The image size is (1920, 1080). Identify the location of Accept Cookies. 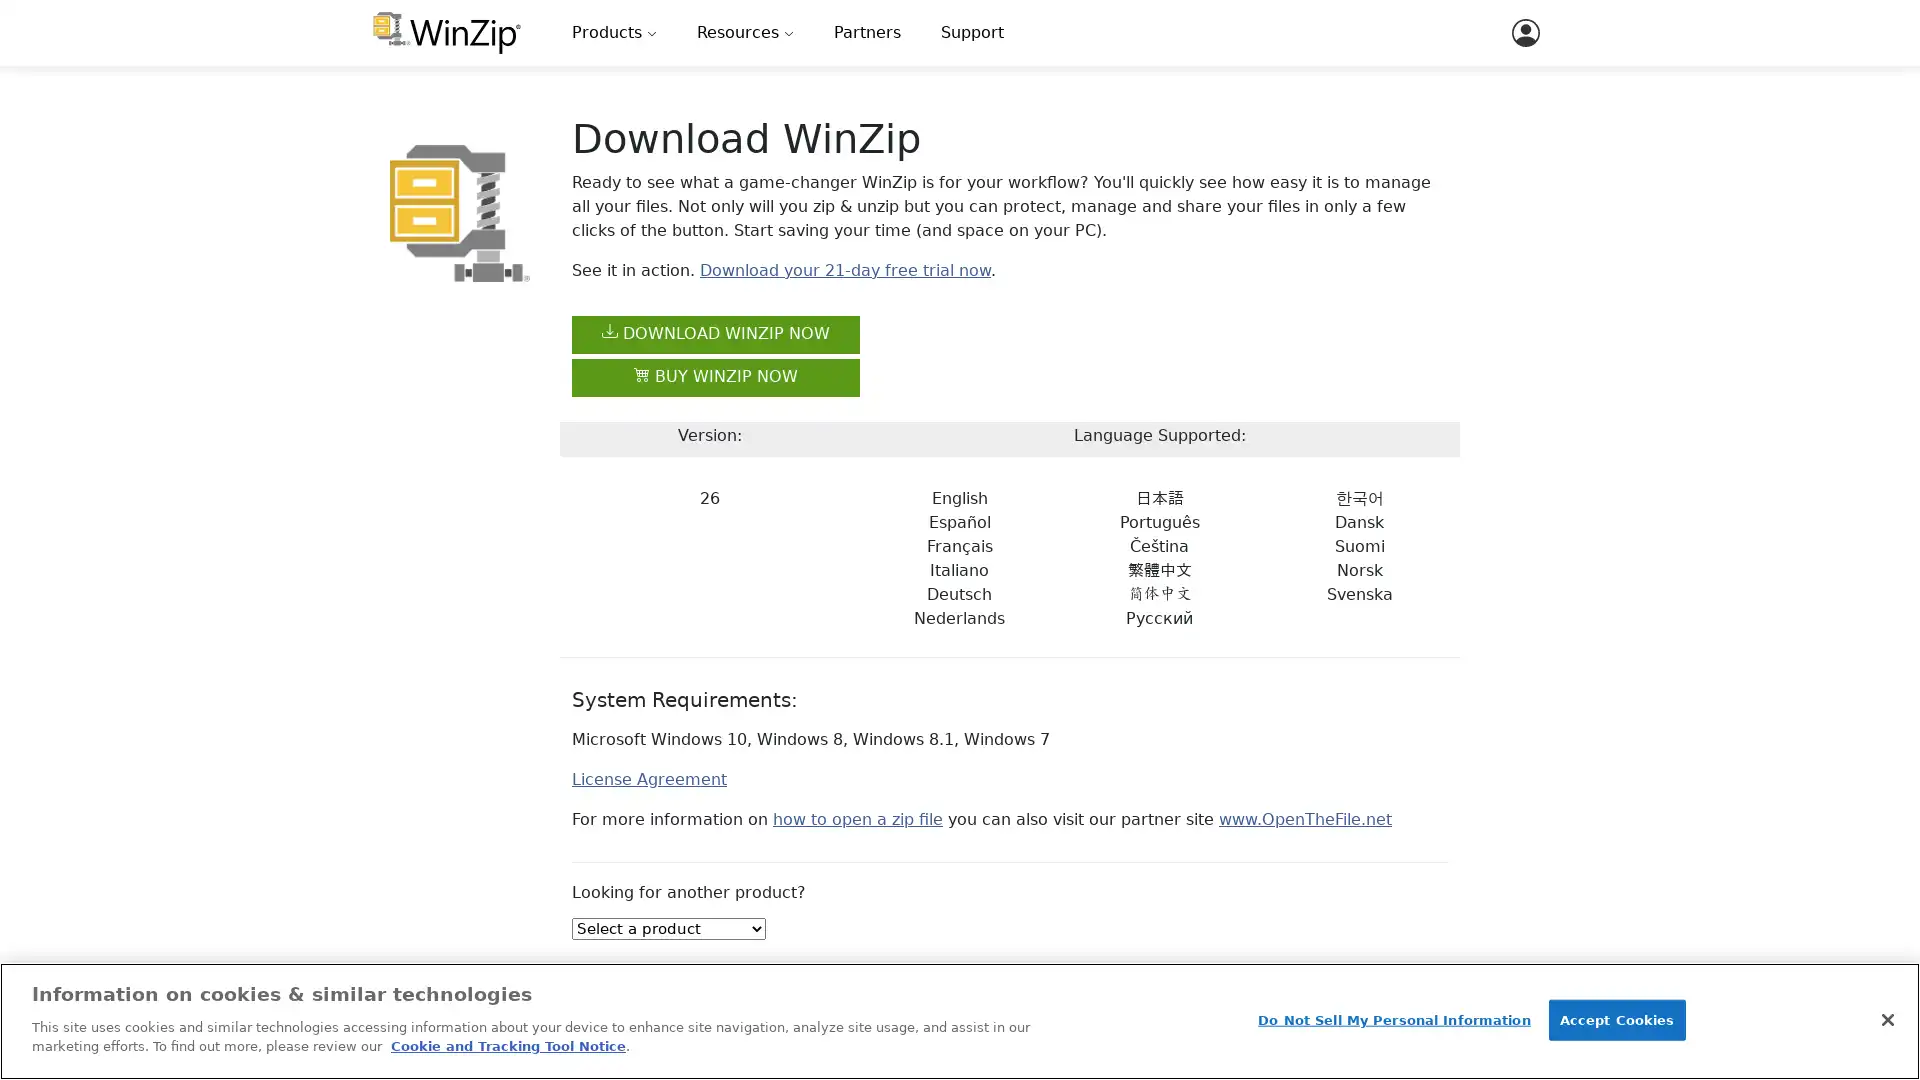
(1616, 1019).